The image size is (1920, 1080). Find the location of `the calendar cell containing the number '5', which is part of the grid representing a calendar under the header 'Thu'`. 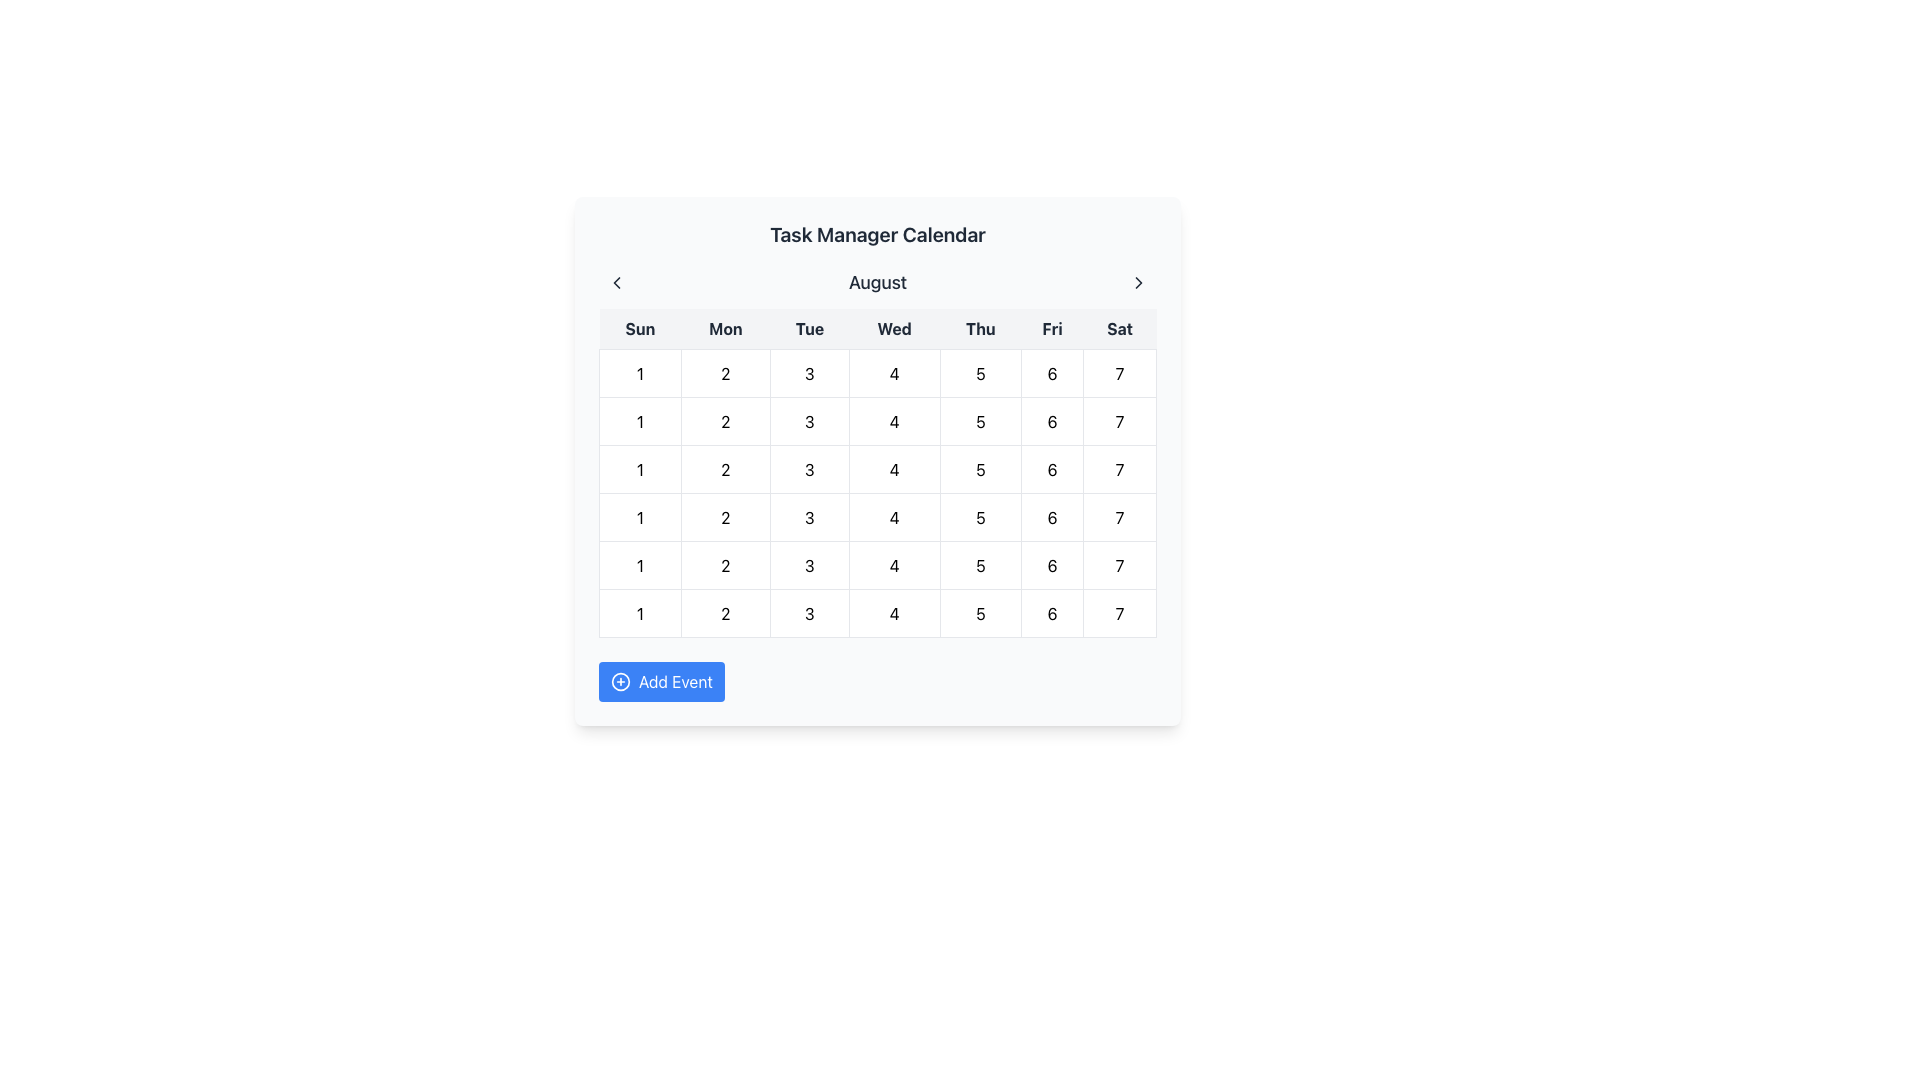

the calendar cell containing the number '5', which is part of the grid representing a calendar under the header 'Thu' is located at coordinates (980, 469).